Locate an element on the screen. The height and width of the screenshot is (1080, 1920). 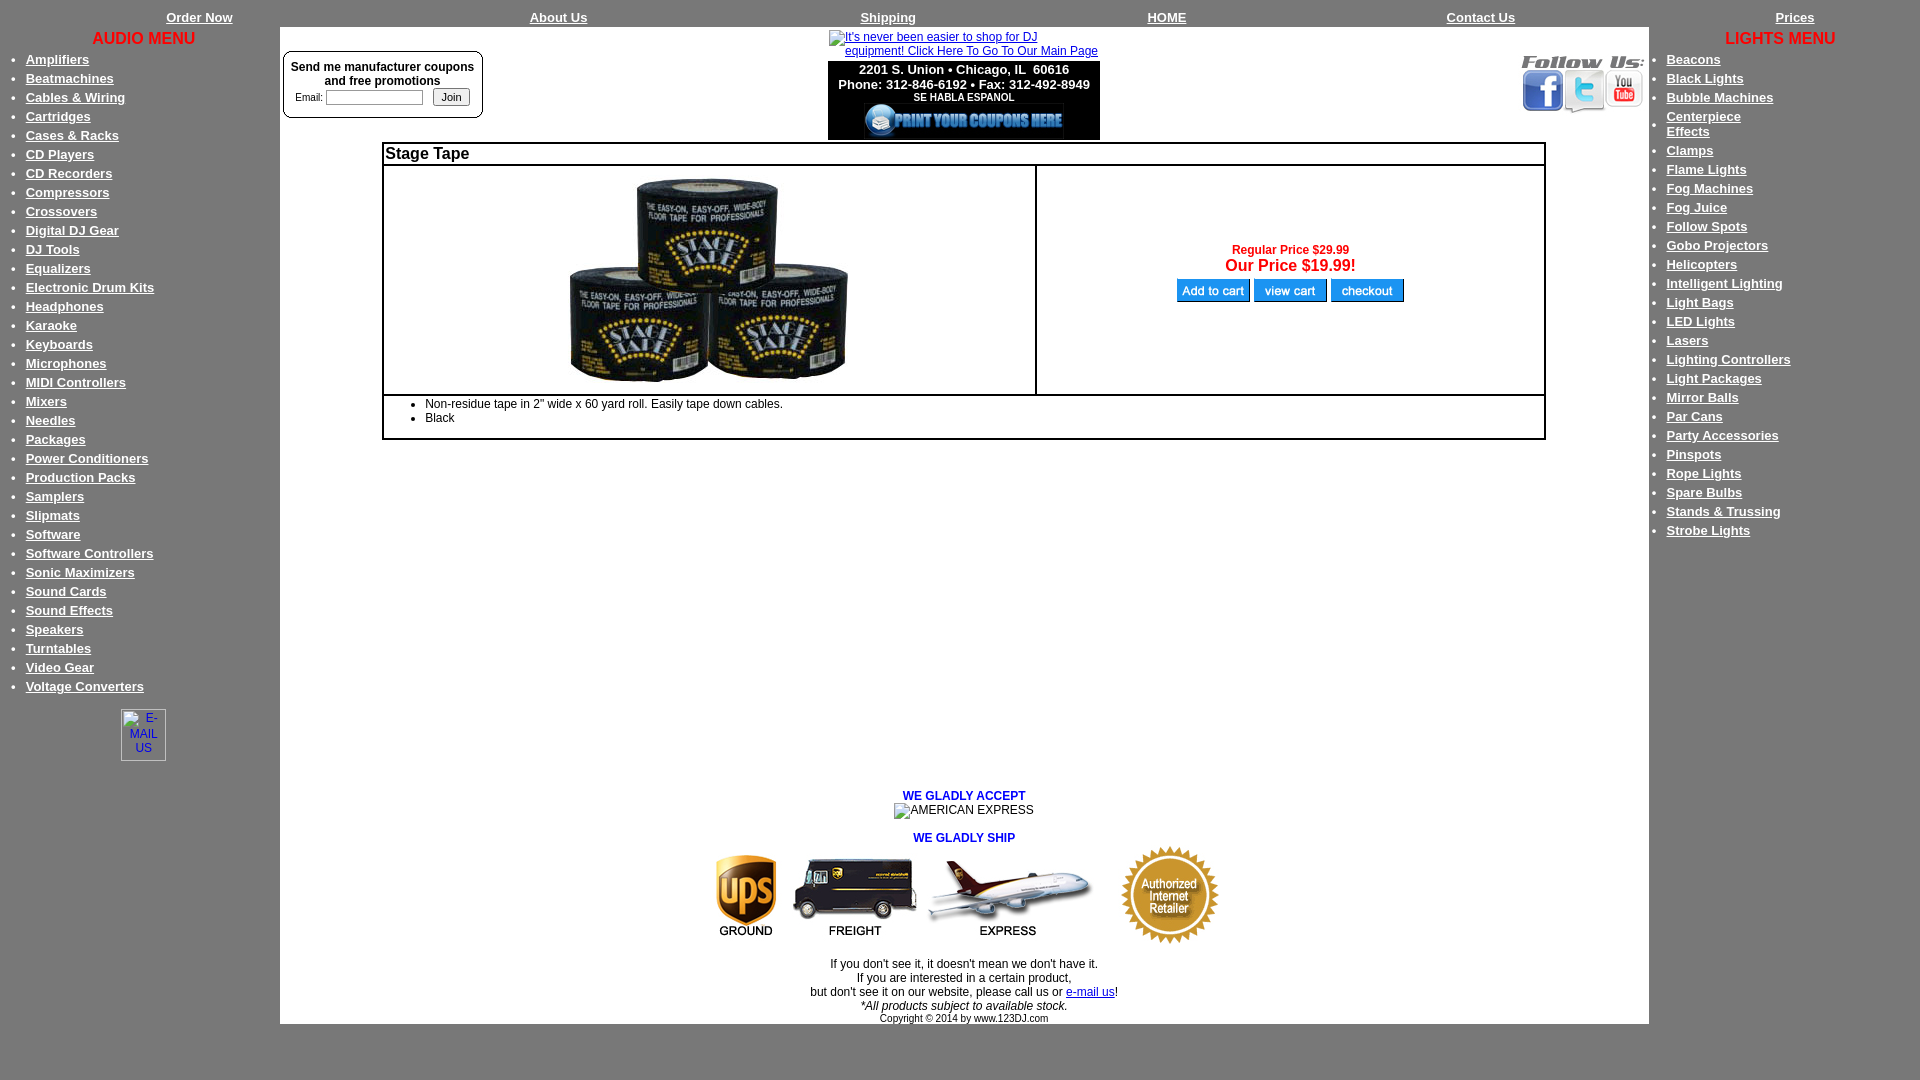
'Mirror Balls' is located at coordinates (1701, 397).